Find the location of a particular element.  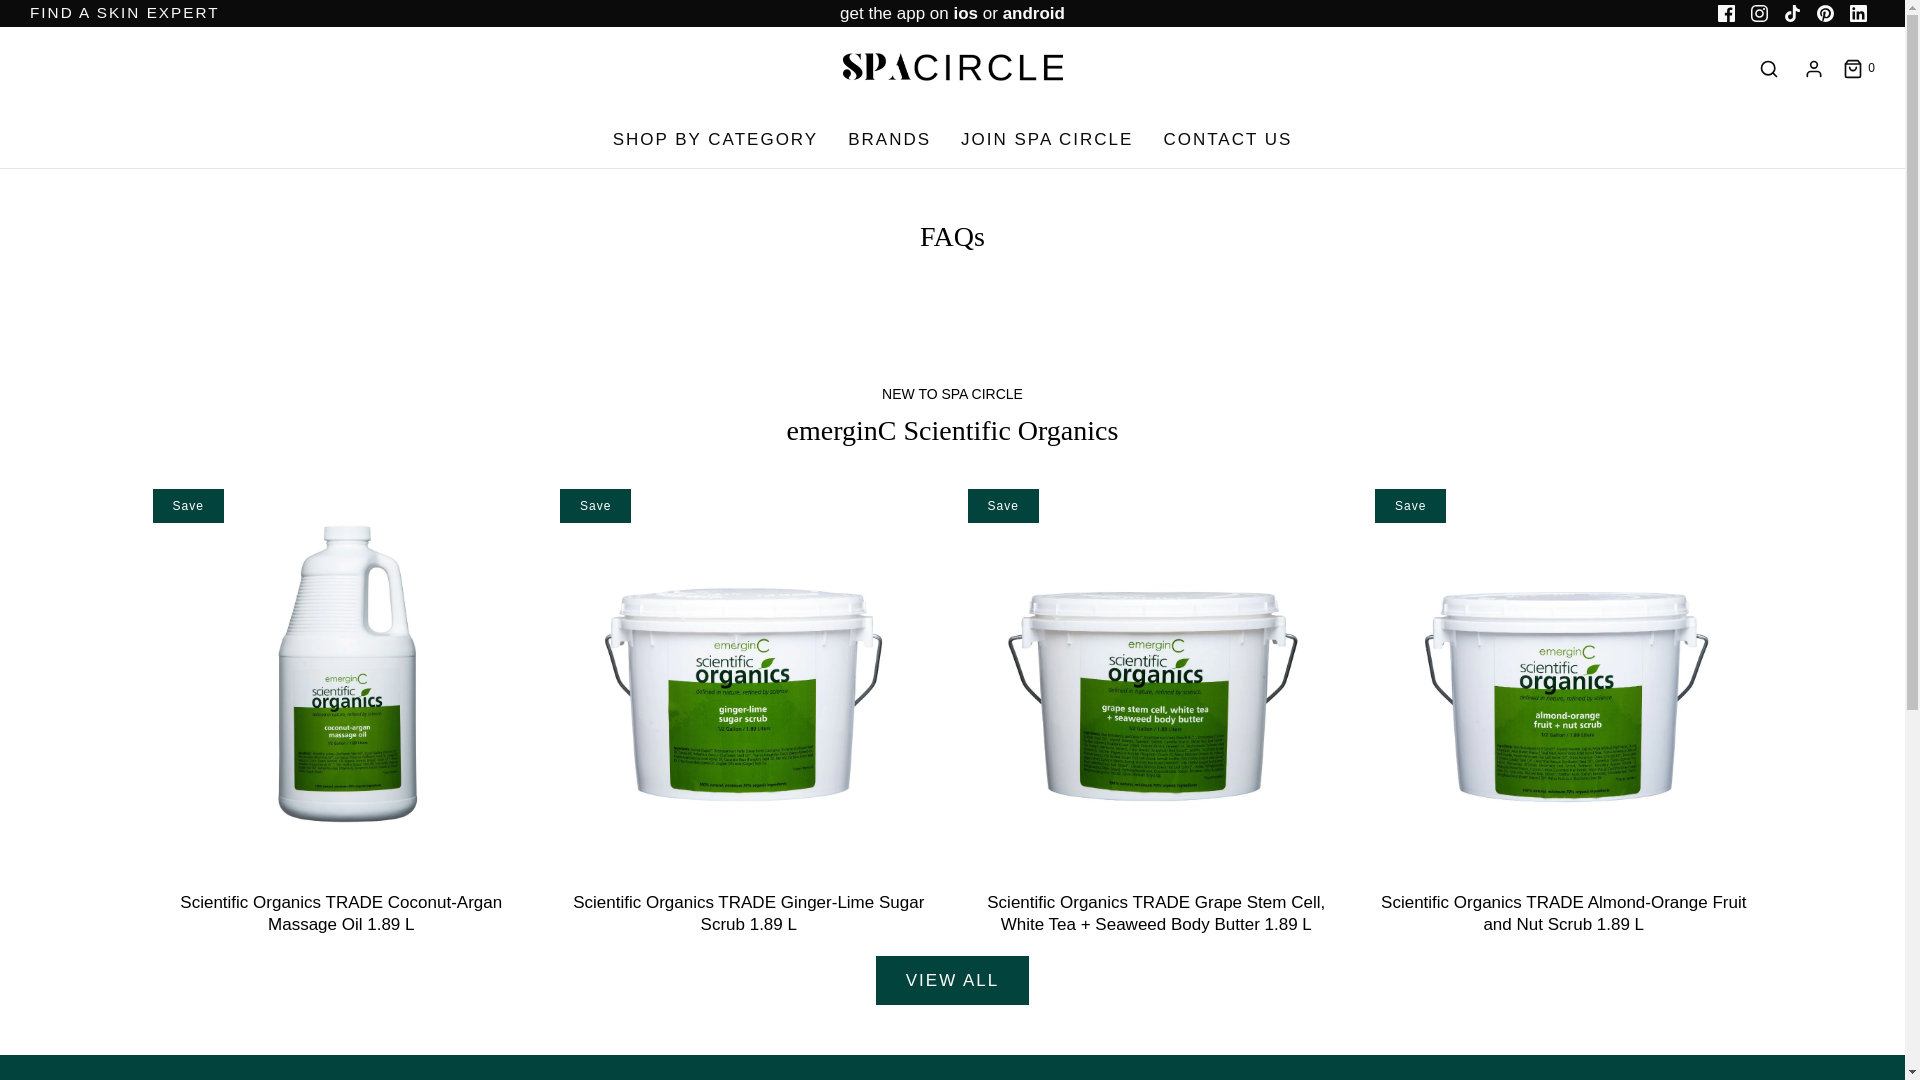

'FIND A SKIN EXPERT' is located at coordinates (123, 12).